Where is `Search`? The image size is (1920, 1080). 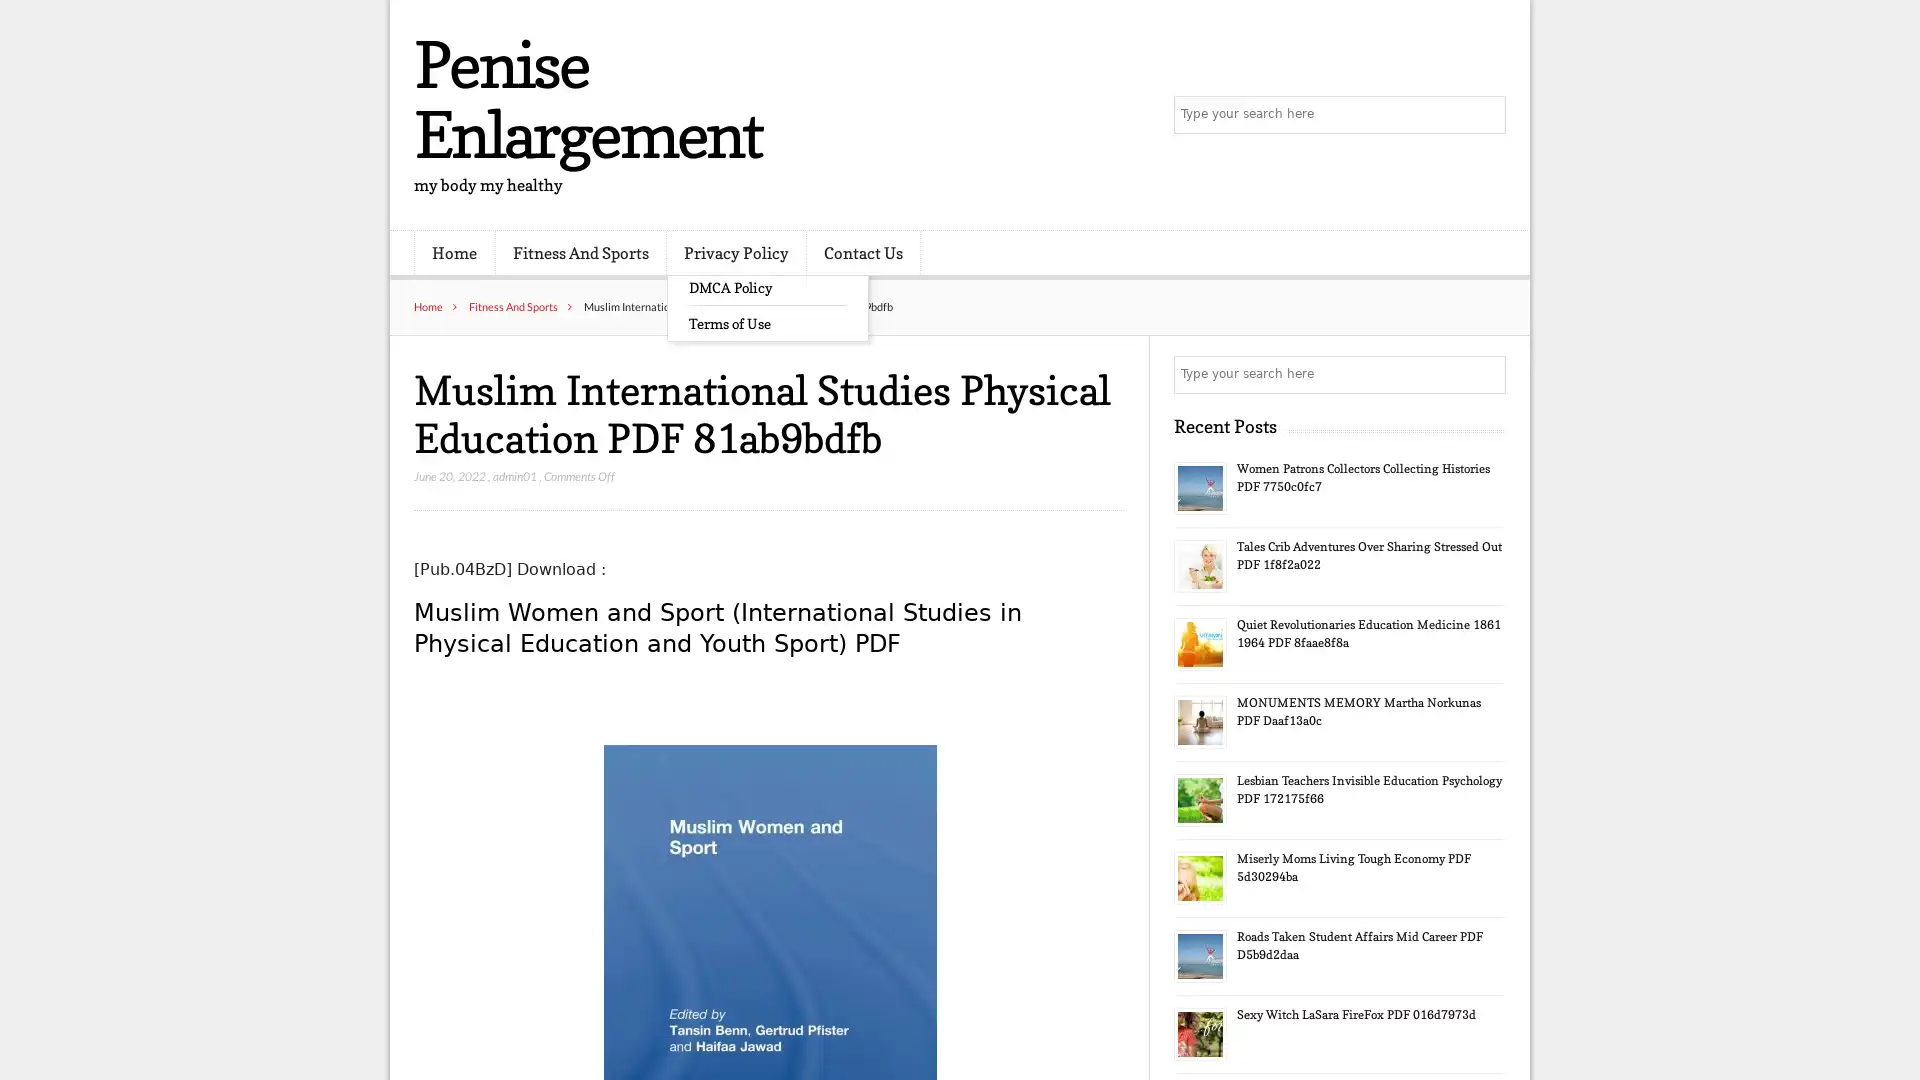 Search is located at coordinates (1485, 374).